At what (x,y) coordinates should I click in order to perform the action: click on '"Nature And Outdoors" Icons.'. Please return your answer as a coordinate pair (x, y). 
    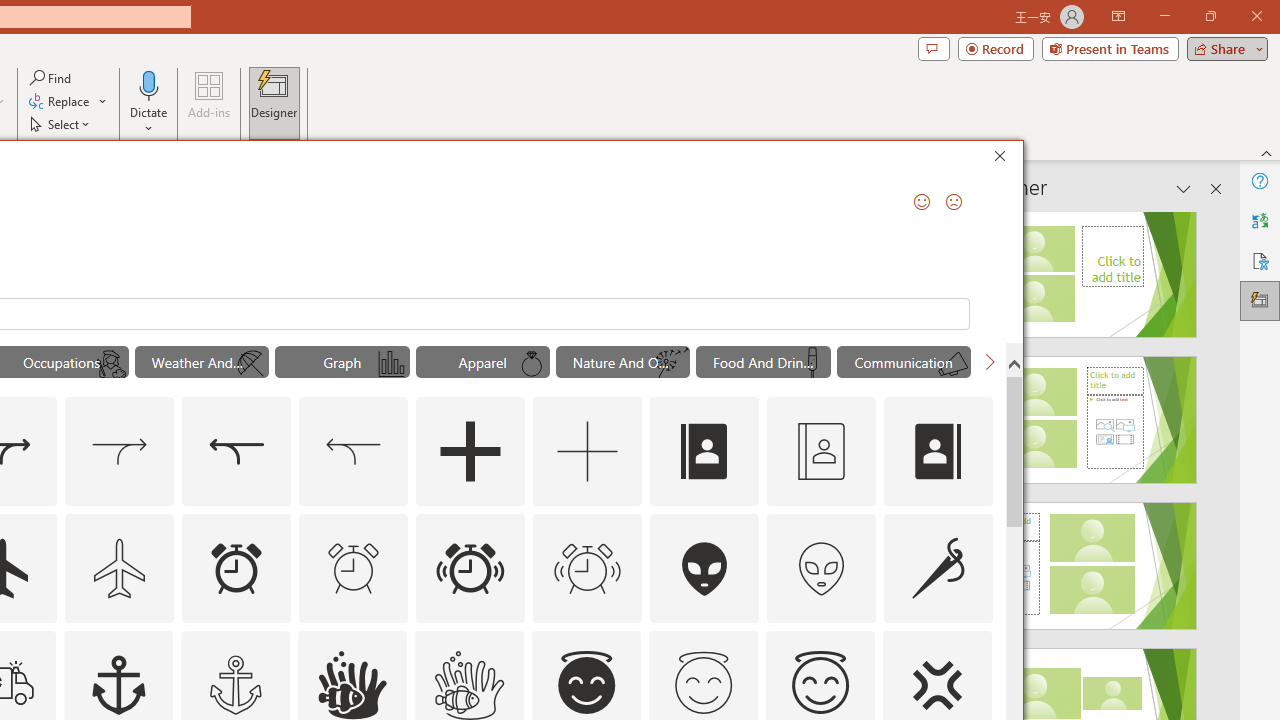
    Looking at the image, I should click on (621, 362).